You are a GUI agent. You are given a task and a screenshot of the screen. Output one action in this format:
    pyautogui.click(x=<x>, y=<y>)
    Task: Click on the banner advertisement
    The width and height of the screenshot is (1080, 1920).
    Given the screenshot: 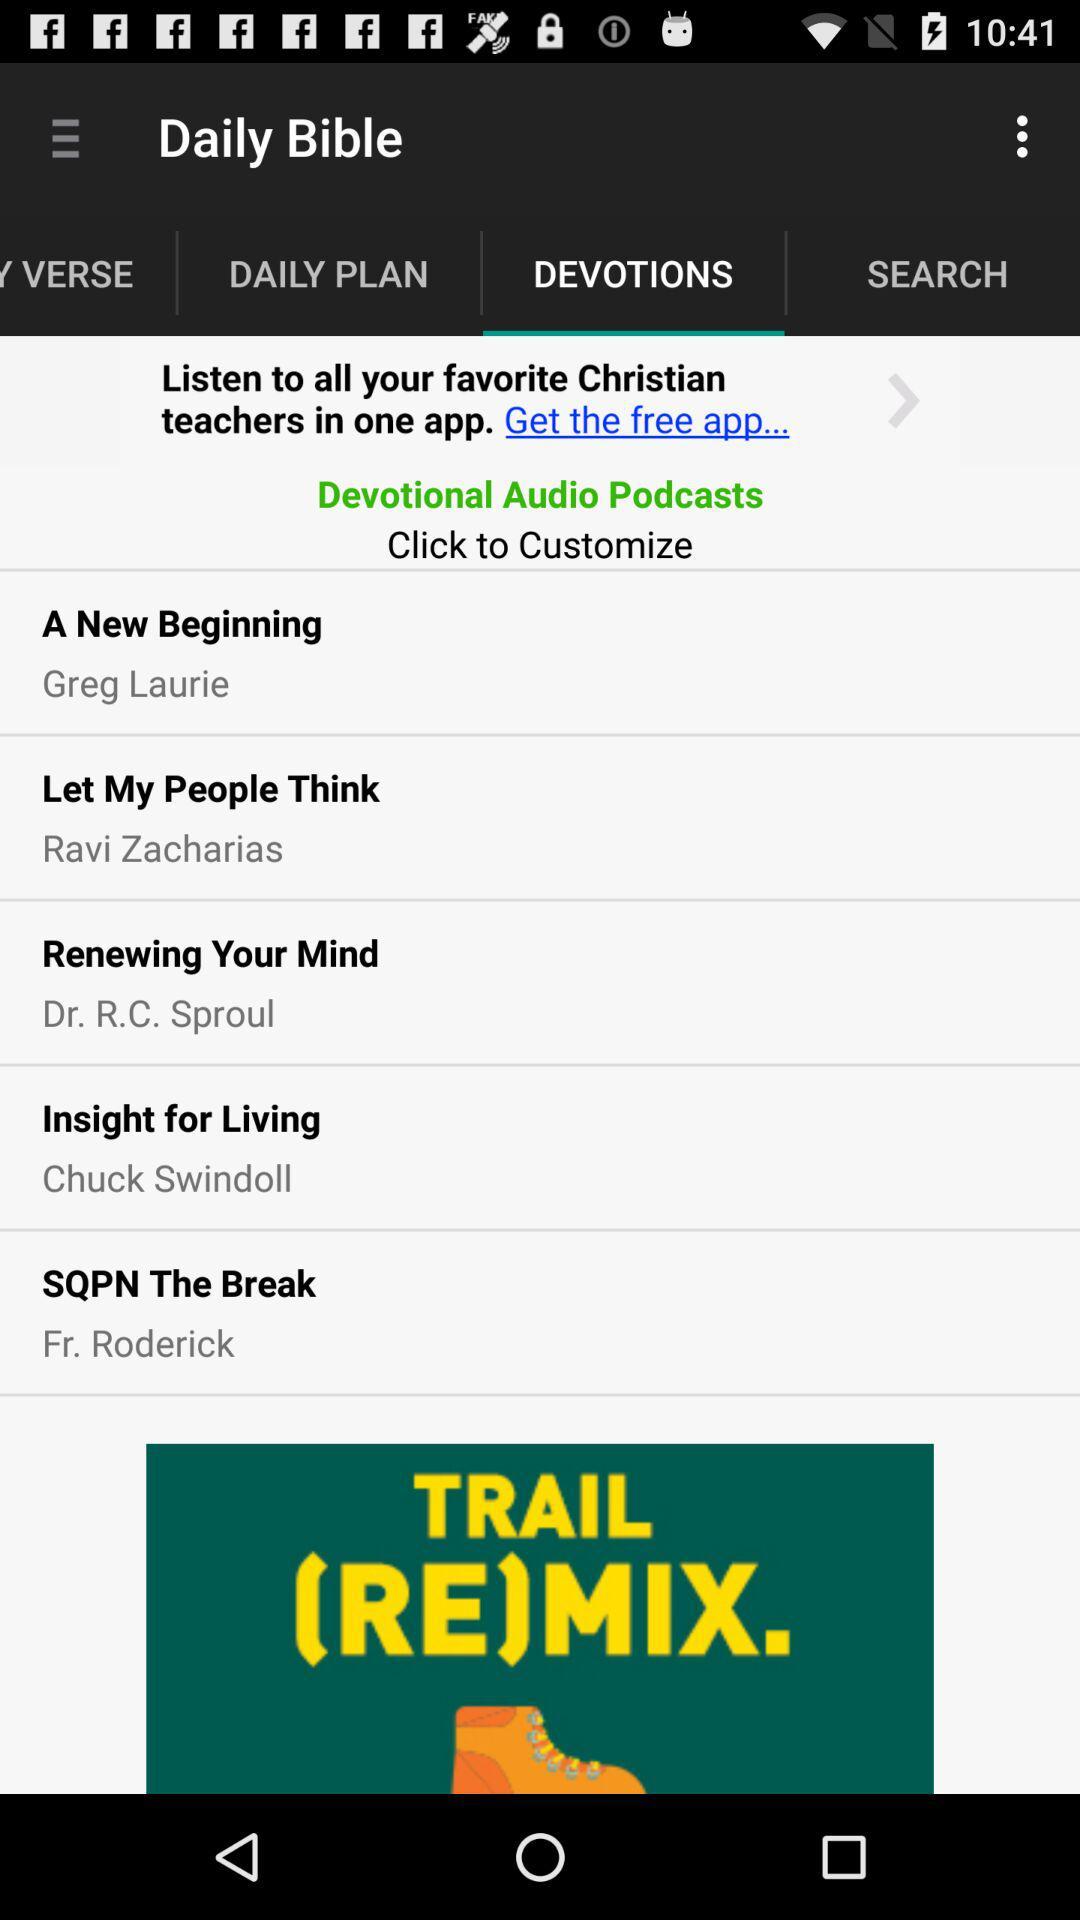 What is the action you would take?
    pyautogui.click(x=540, y=400)
    